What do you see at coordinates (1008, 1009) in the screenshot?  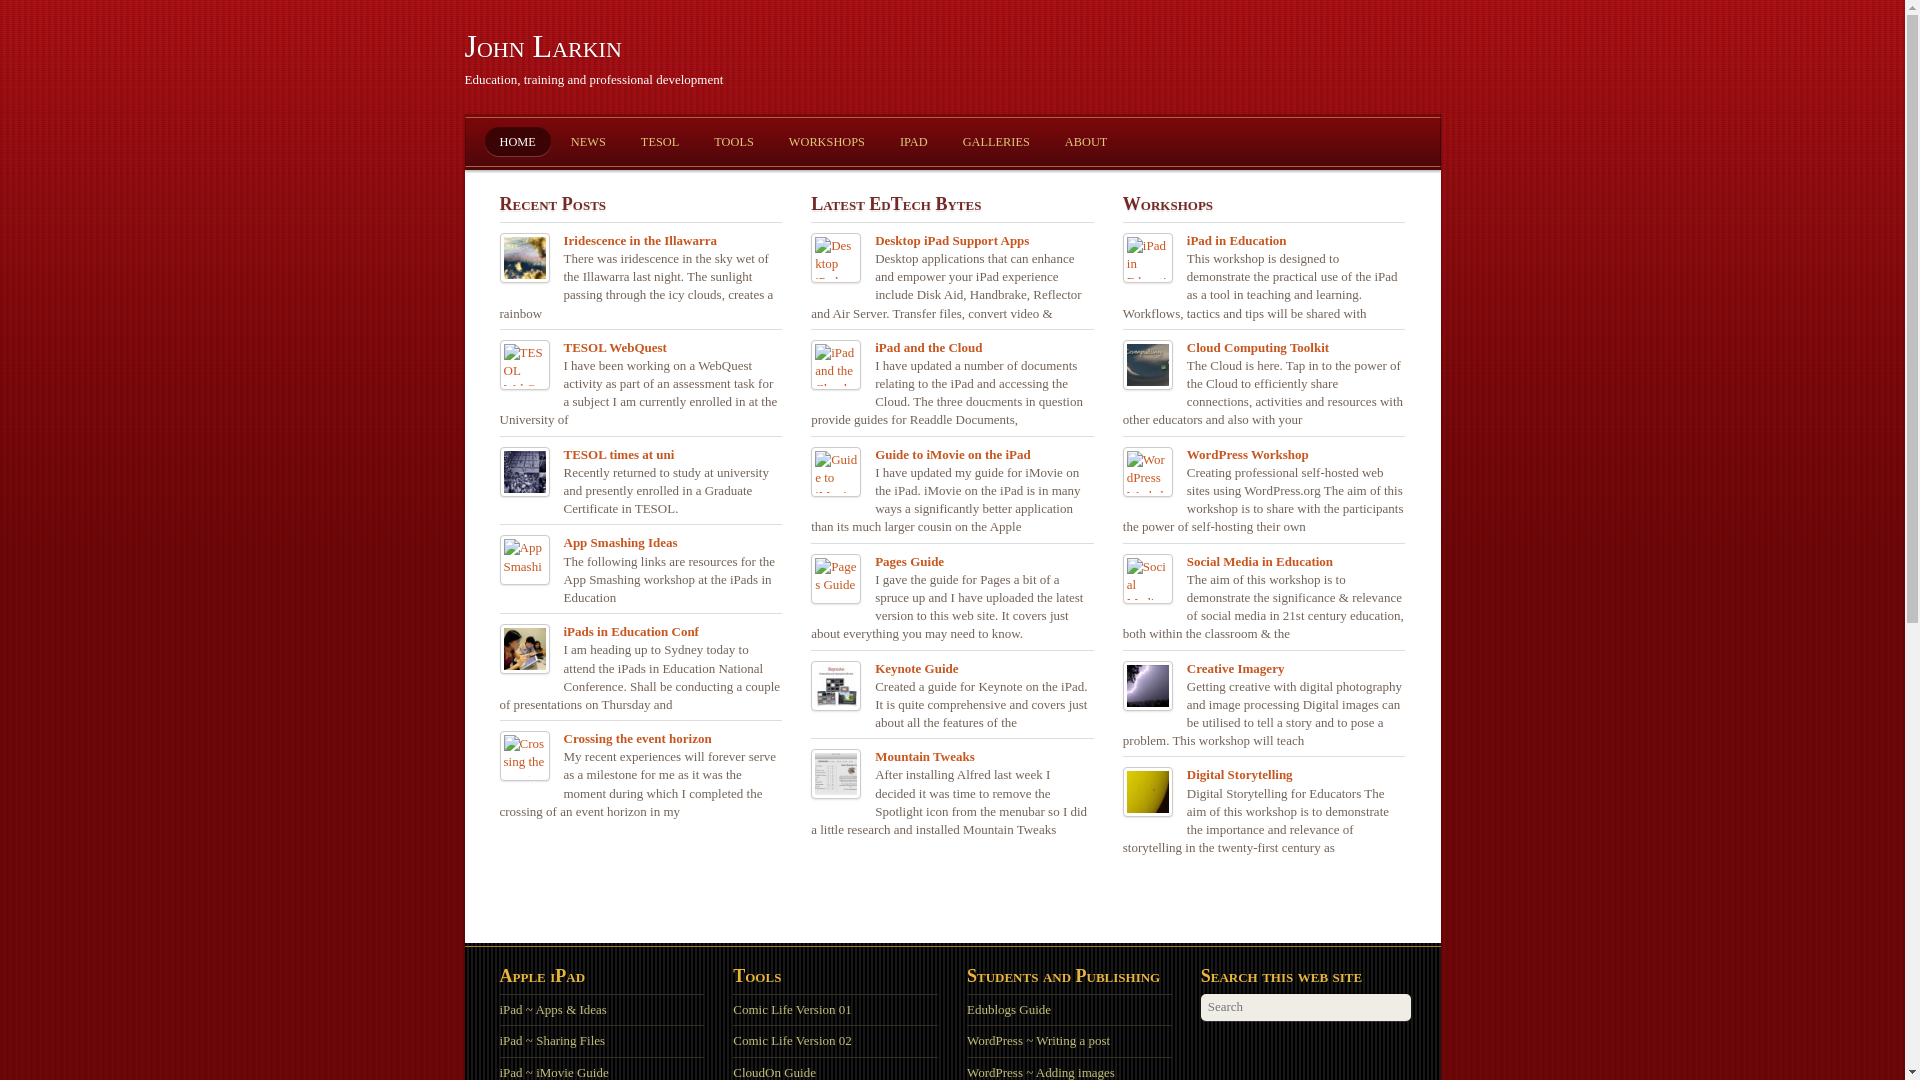 I see `'Edublogs Guide'` at bounding box center [1008, 1009].